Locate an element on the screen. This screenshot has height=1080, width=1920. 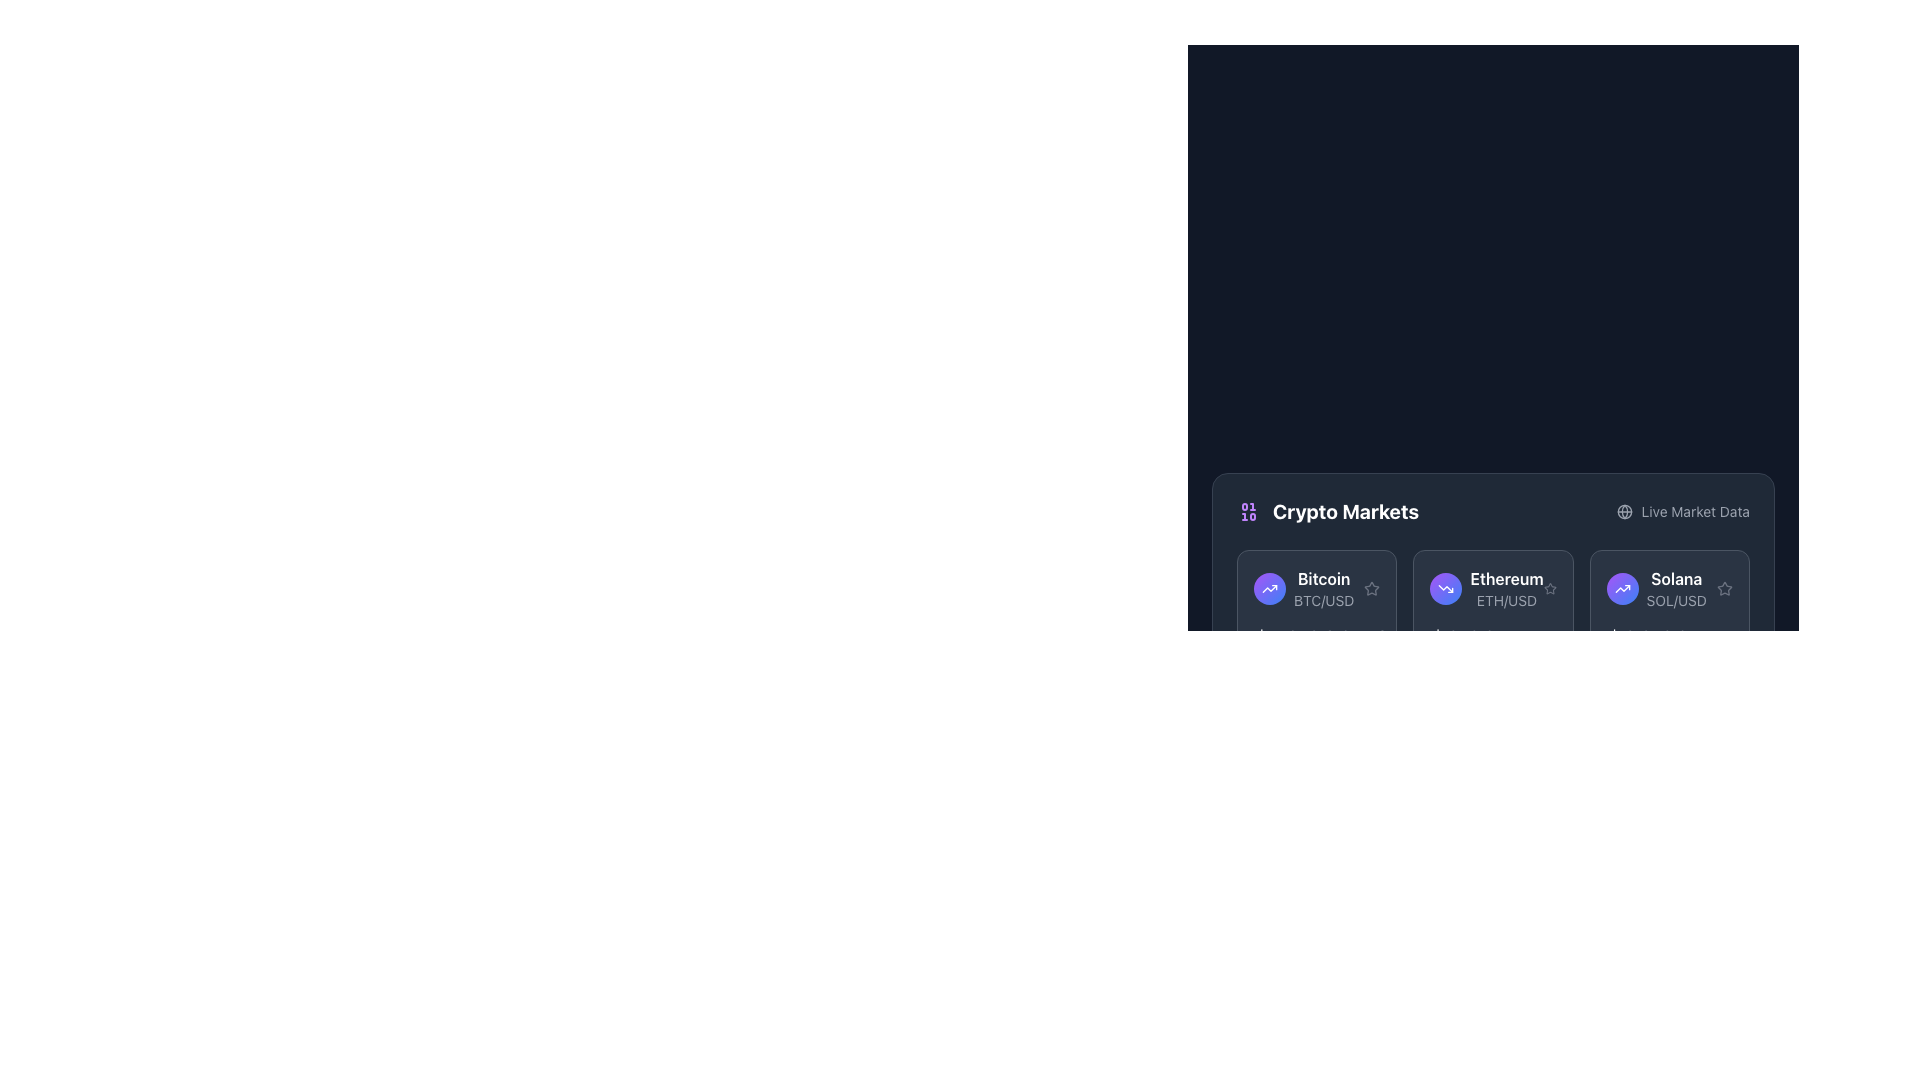
the text label reading 'Crypto Markets', which is styled with a bold, large font size and white color, located in the upper-middle area of the interface is located at coordinates (1345, 511).